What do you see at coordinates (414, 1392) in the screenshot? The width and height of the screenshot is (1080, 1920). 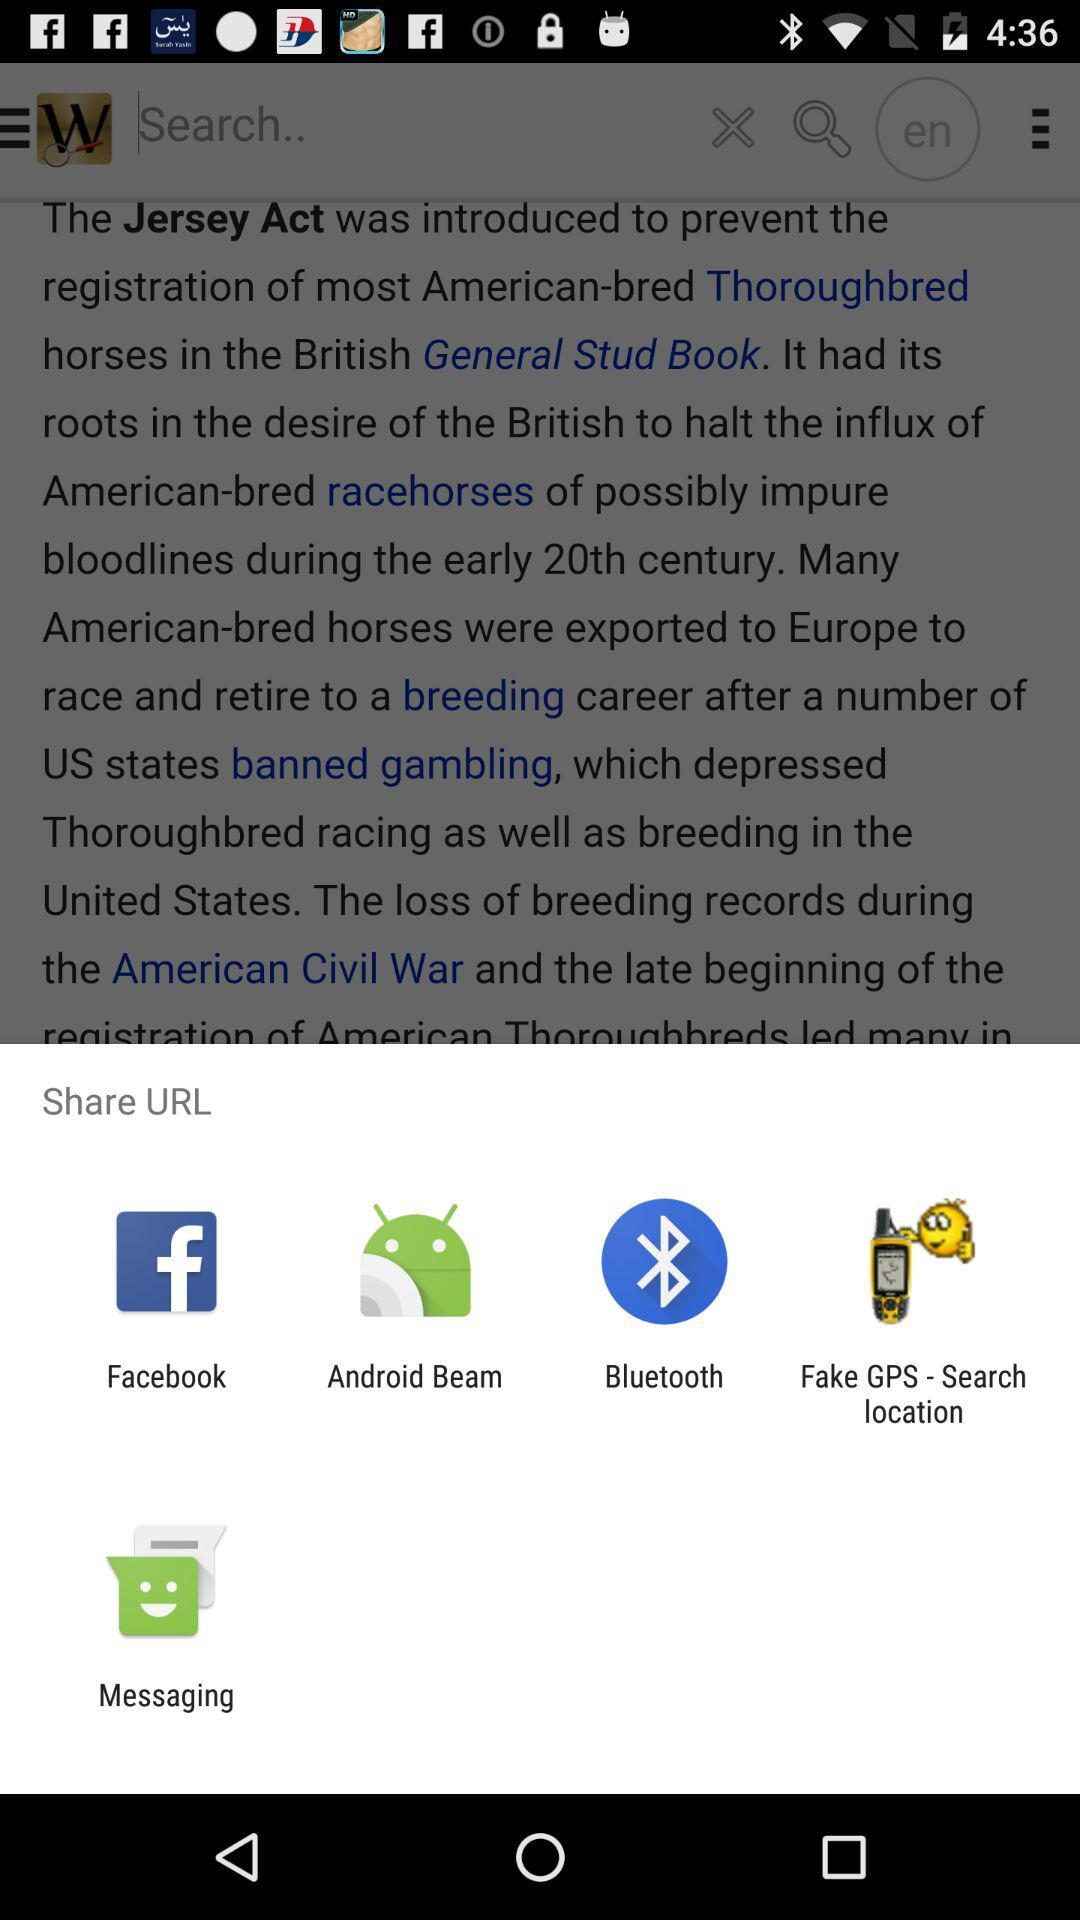 I see `item next to the facebook app` at bounding box center [414, 1392].